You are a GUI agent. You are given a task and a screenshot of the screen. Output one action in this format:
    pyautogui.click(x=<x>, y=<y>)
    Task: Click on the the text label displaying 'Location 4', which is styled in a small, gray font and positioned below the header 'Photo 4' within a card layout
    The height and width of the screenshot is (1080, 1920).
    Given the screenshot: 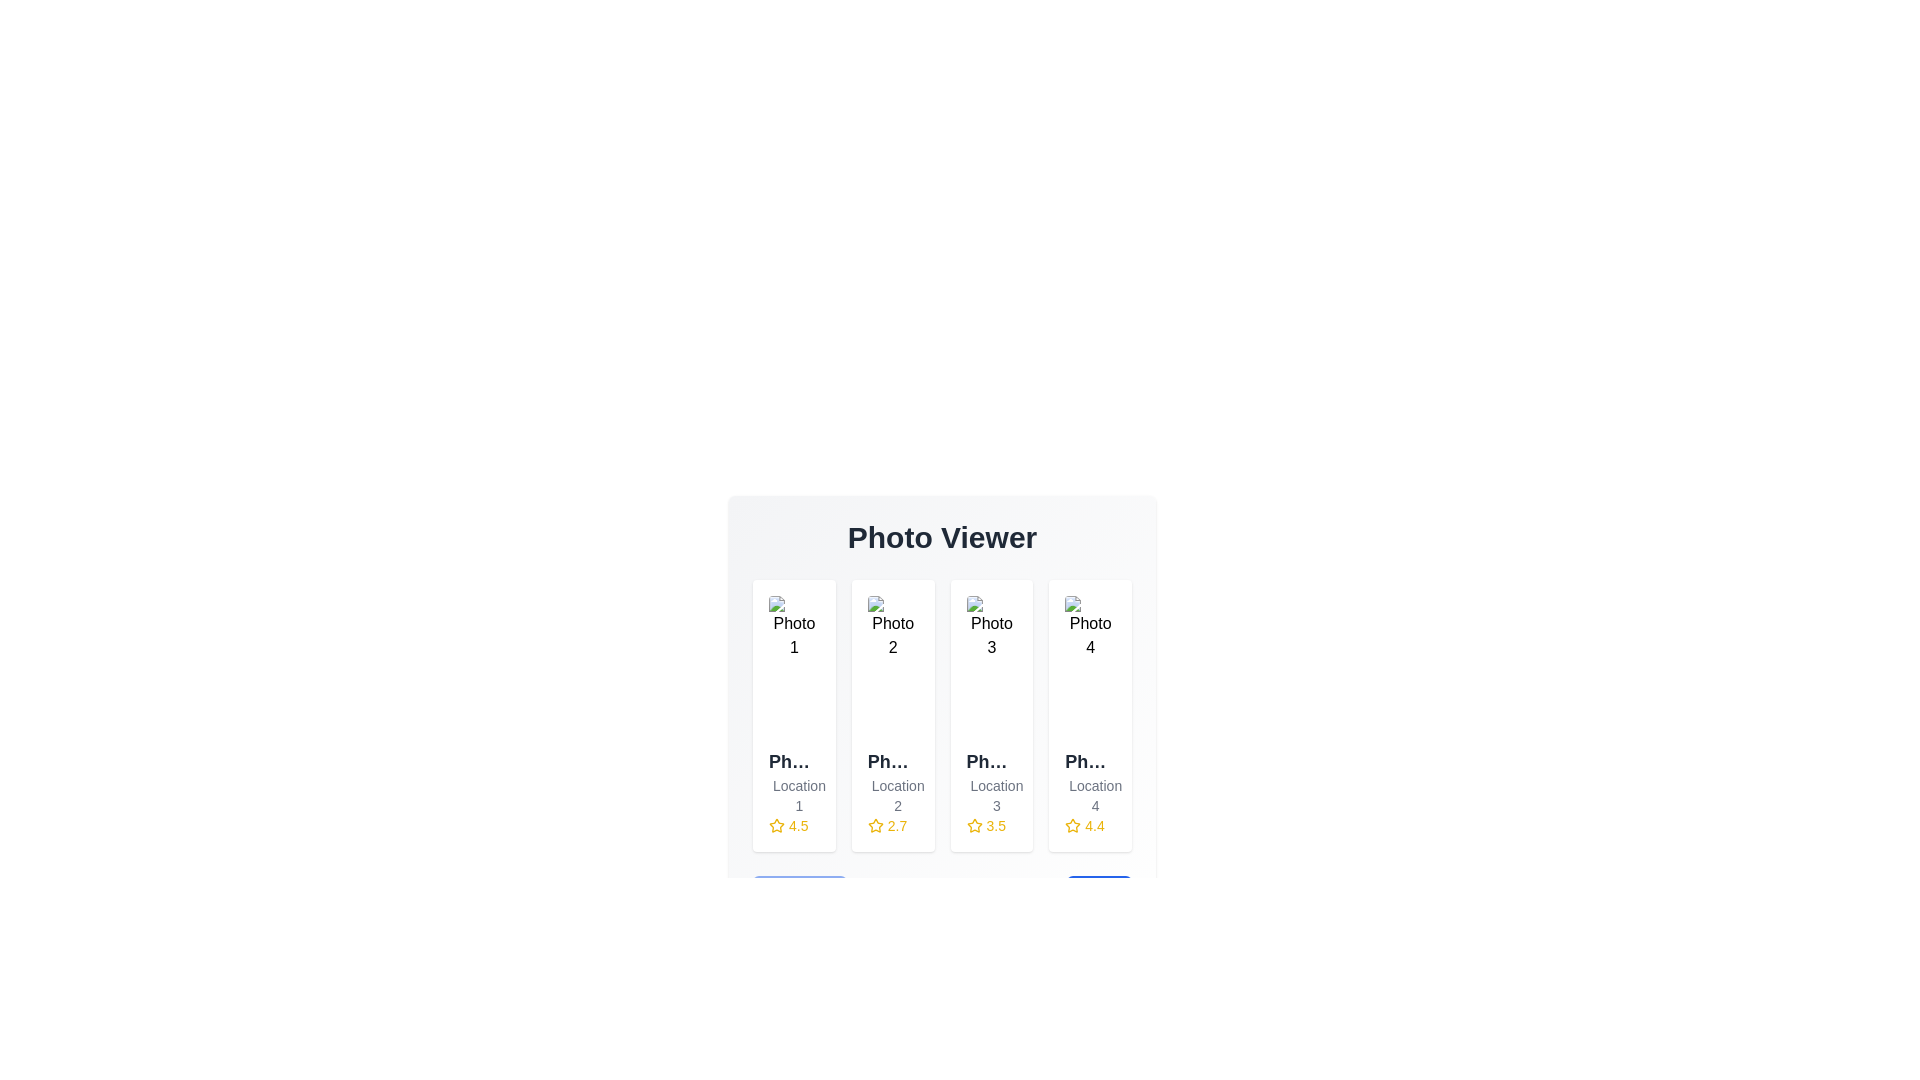 What is the action you would take?
    pyautogui.click(x=1089, y=794)
    